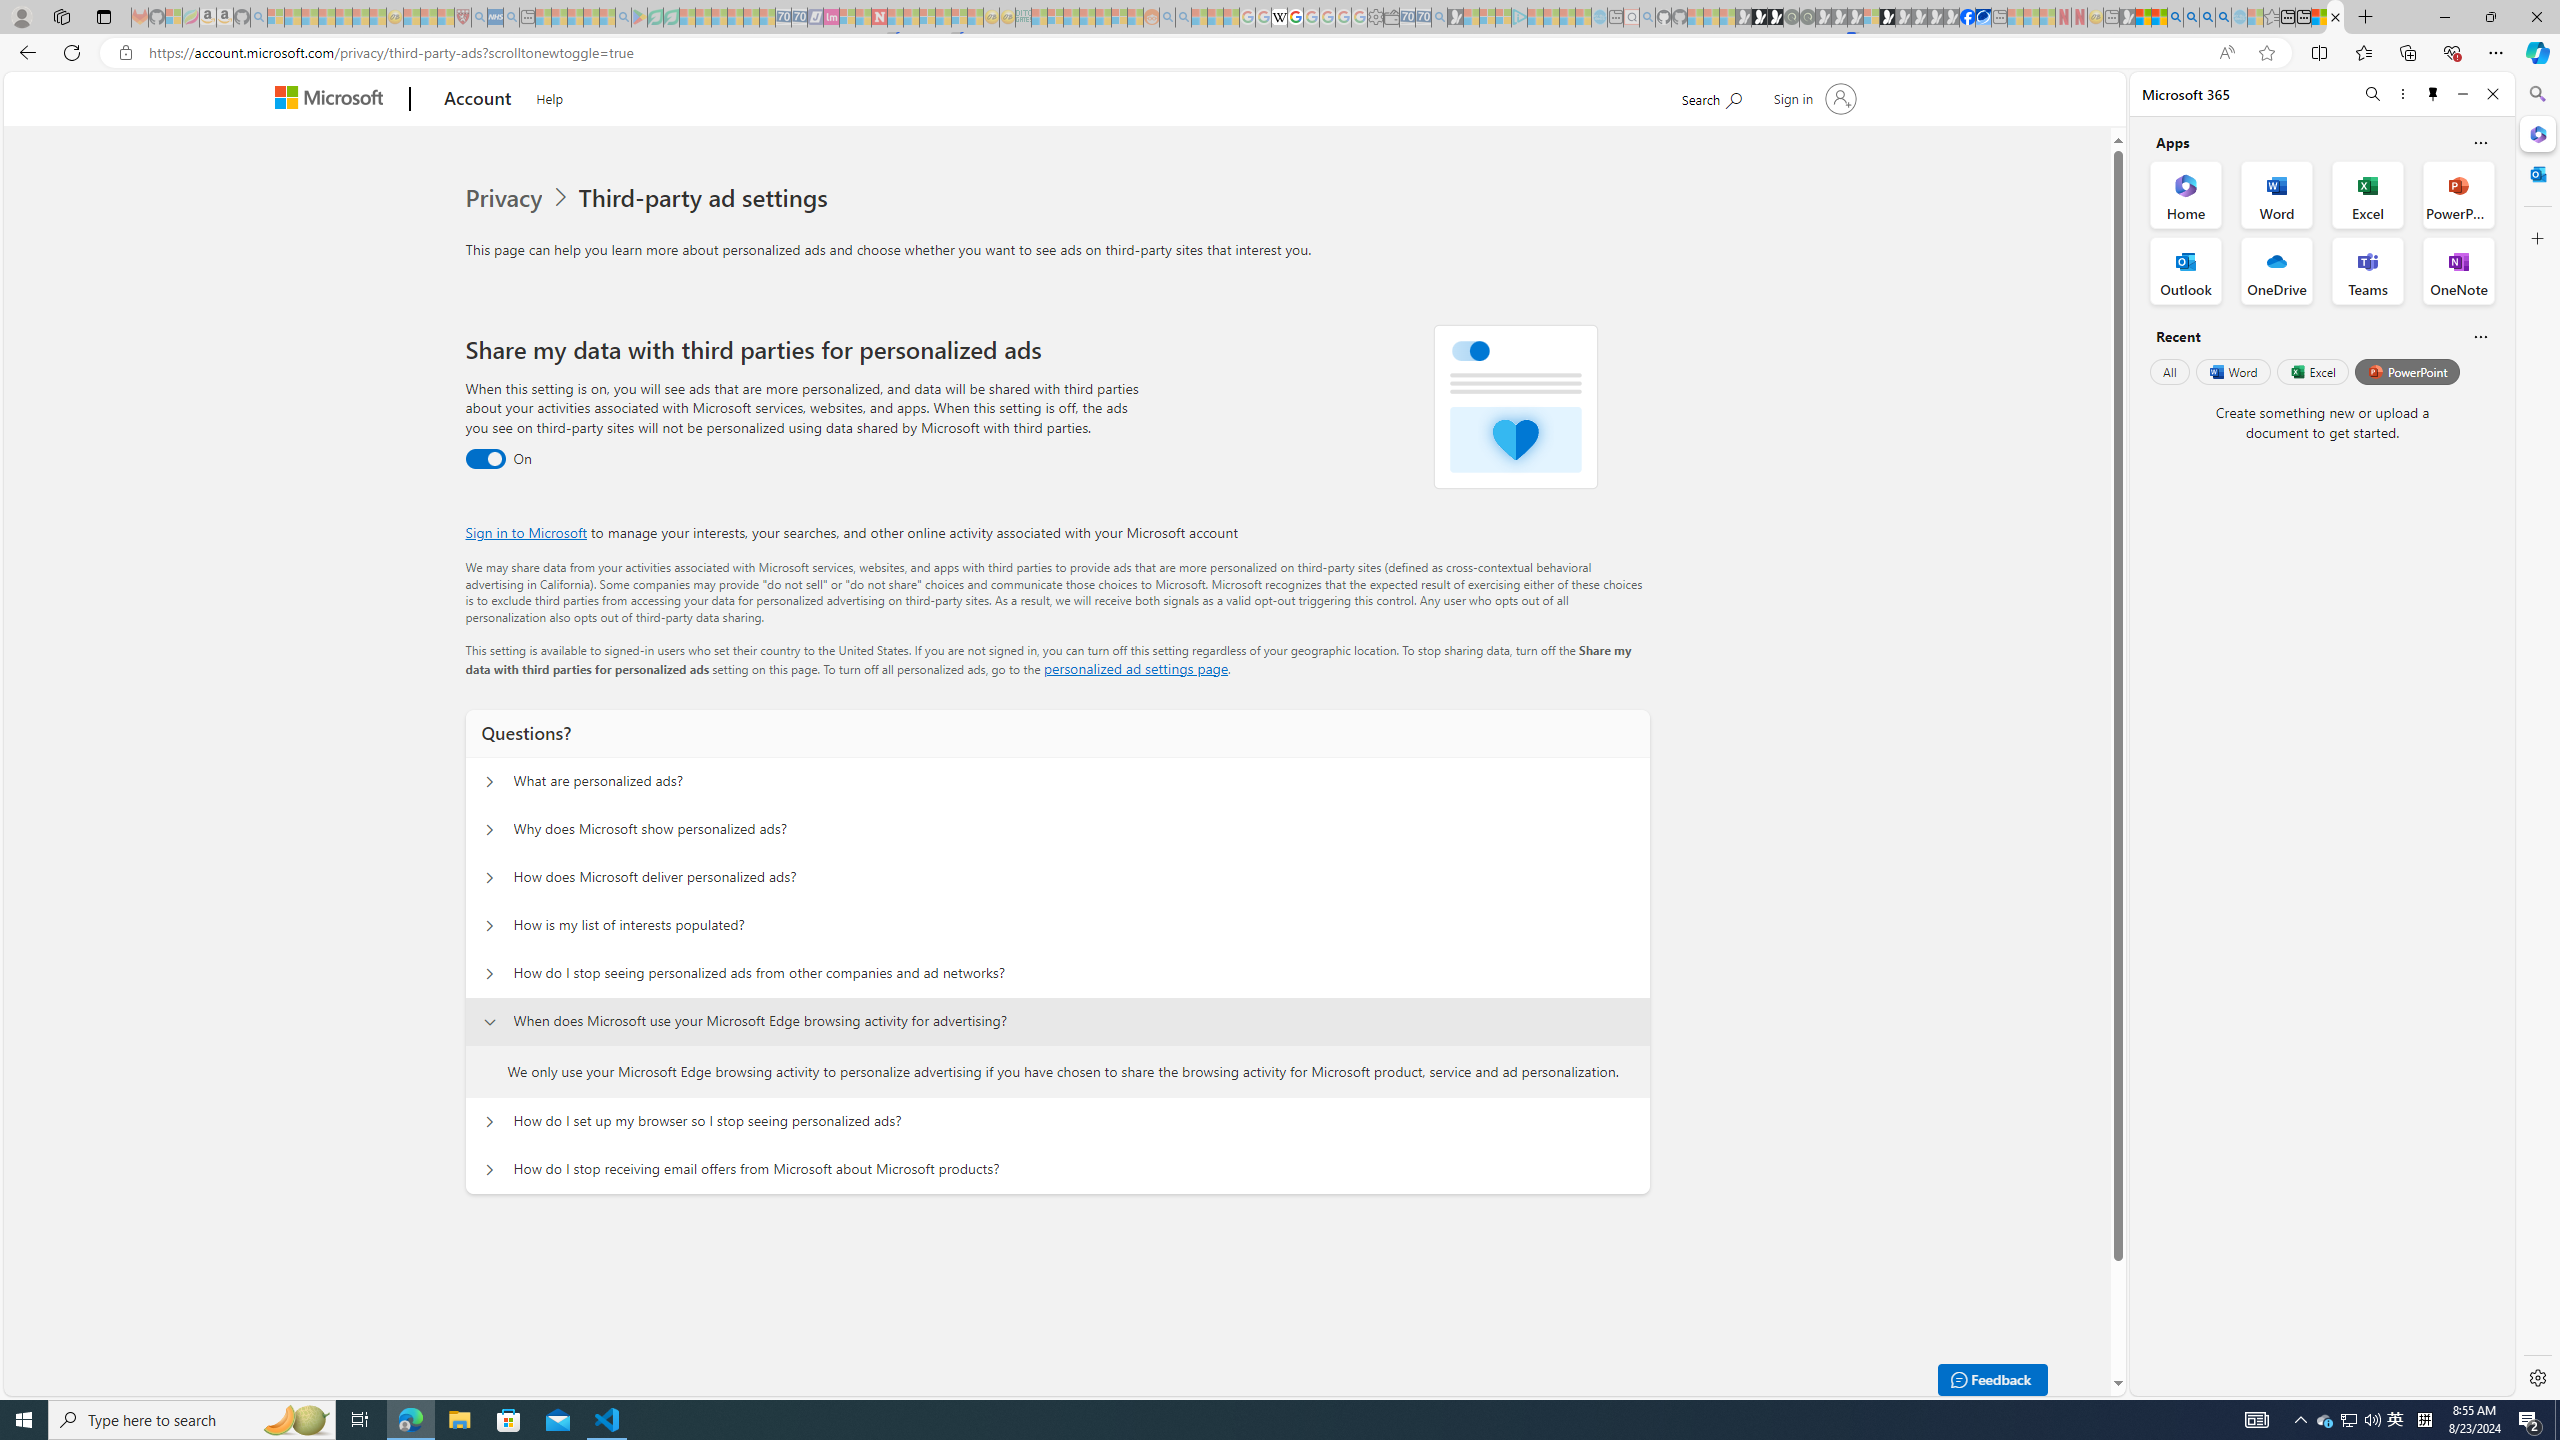 Image resolution: width=2560 pixels, height=1440 pixels. I want to click on 'Third-party ad settings', so click(706, 198).